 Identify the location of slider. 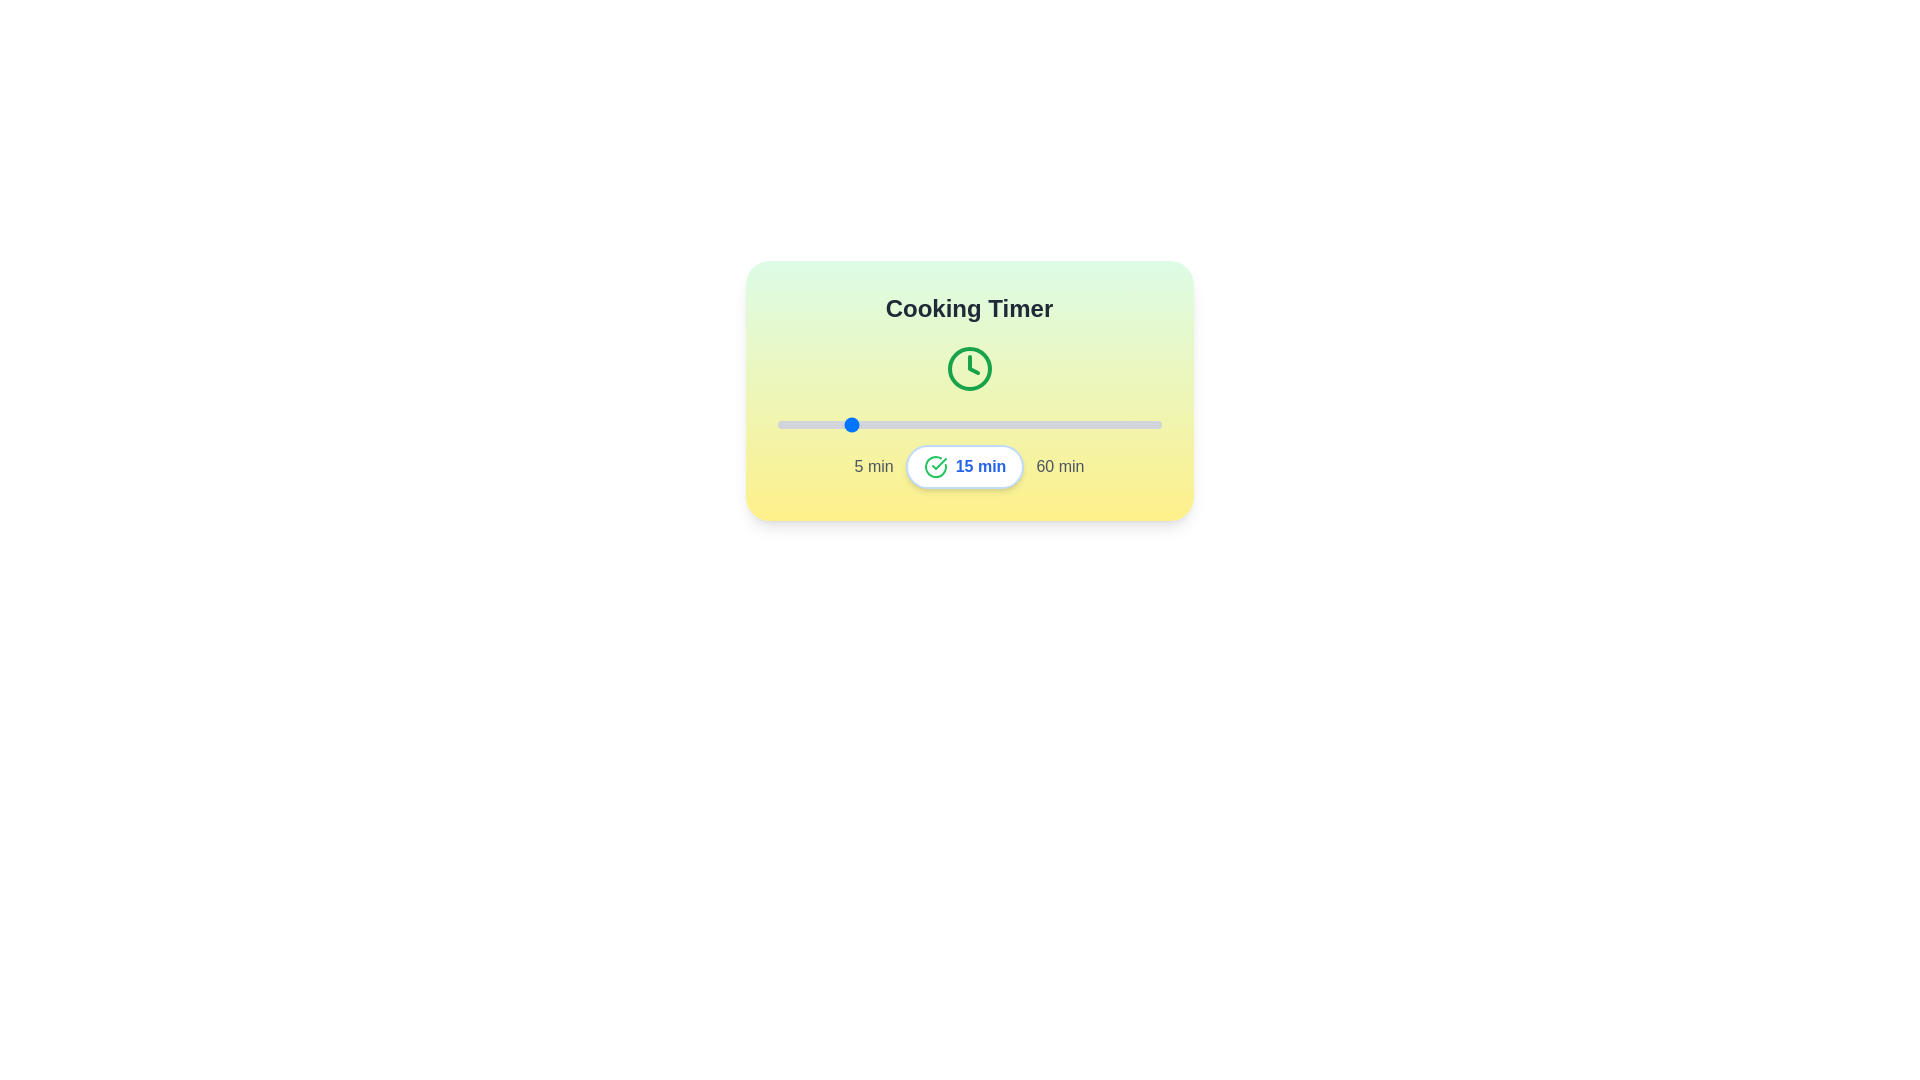
(819, 423).